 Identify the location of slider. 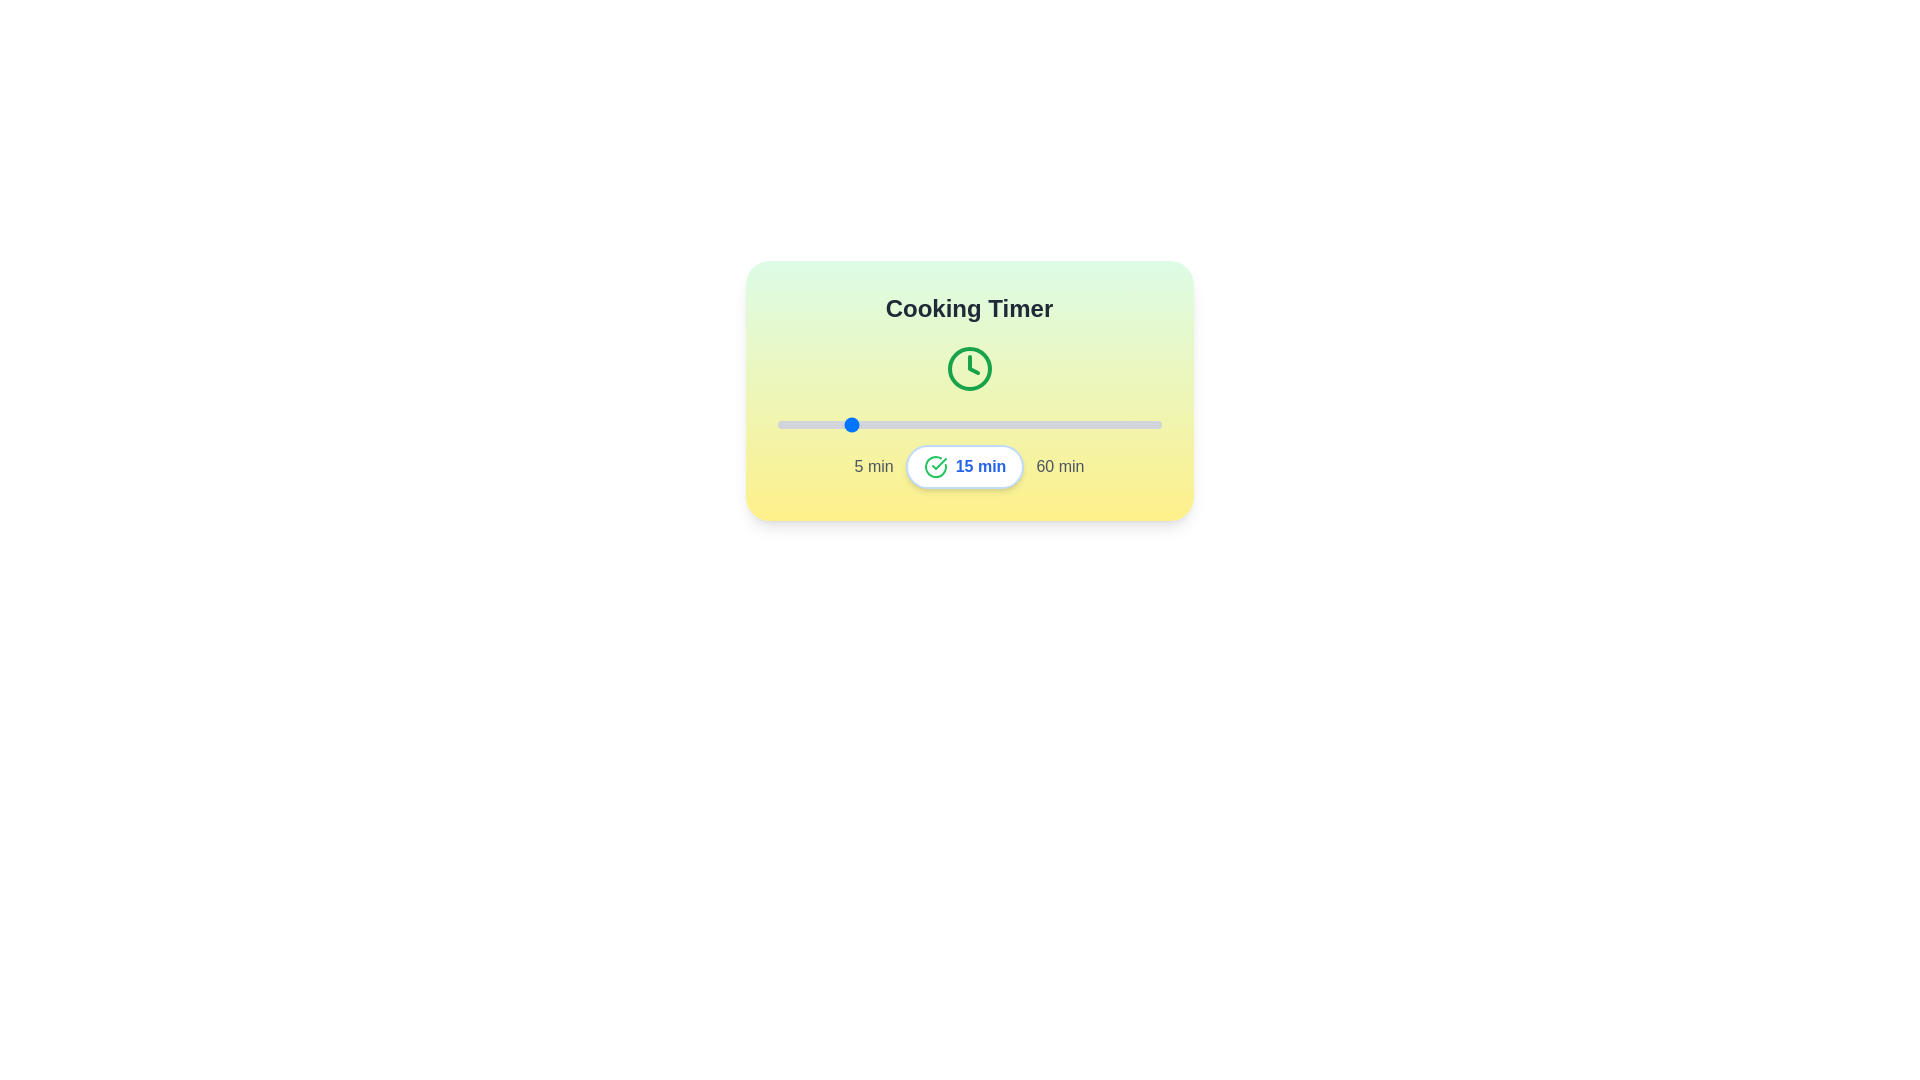
(819, 423).